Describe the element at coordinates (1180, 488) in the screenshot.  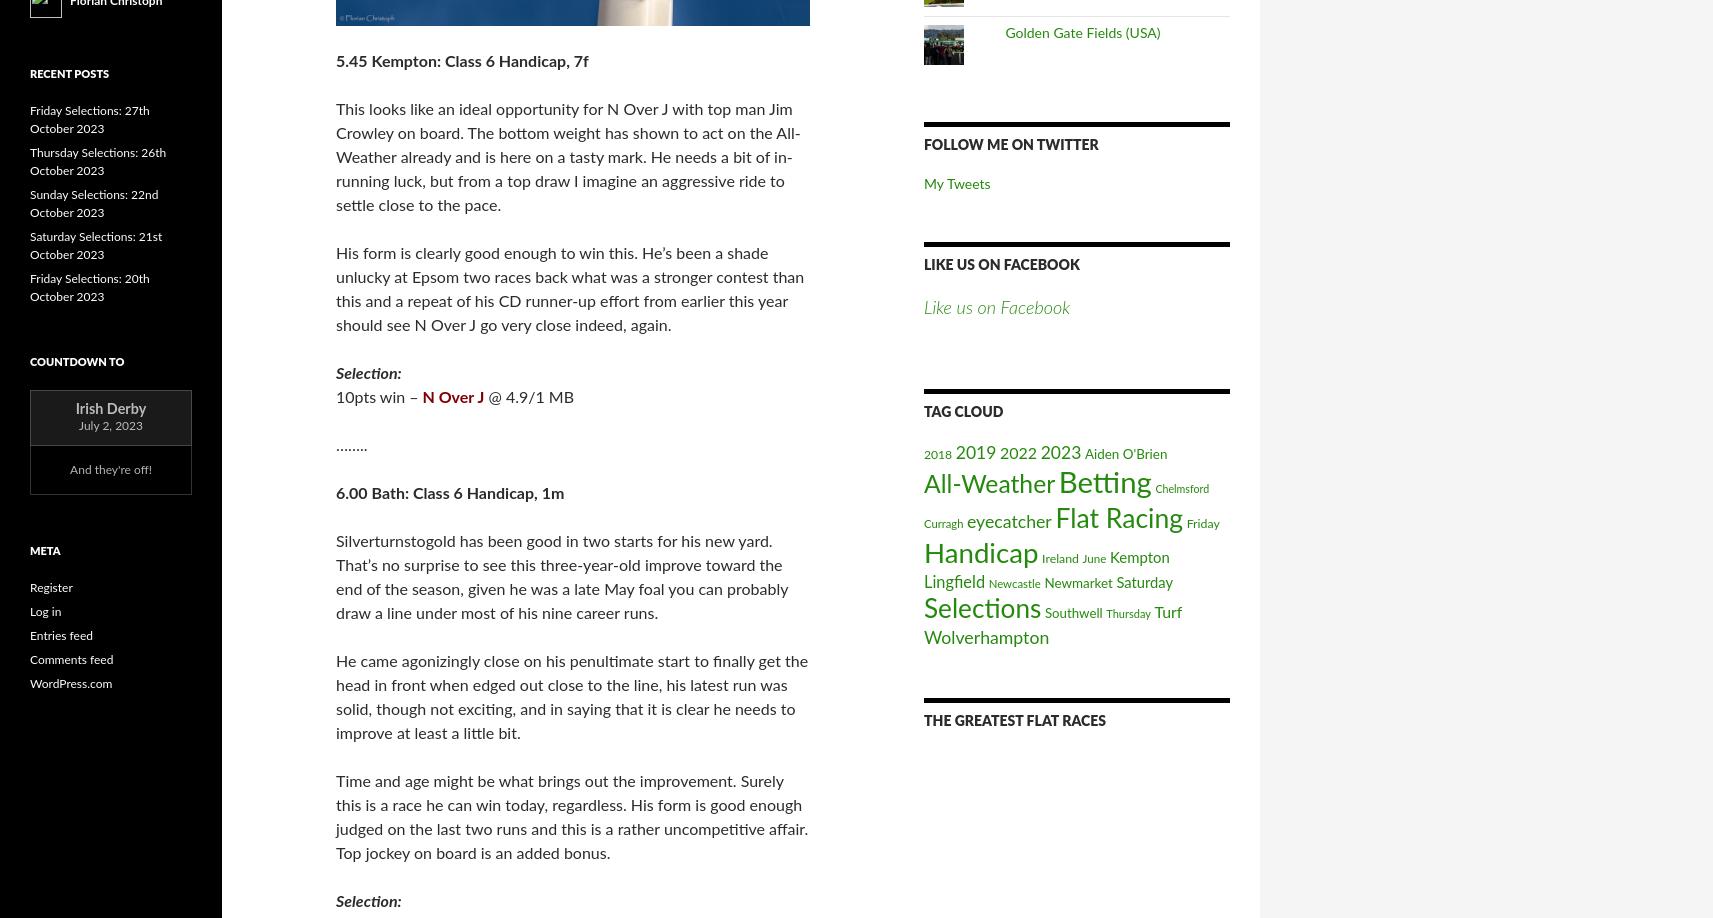
I see `'Chelmsford'` at that location.